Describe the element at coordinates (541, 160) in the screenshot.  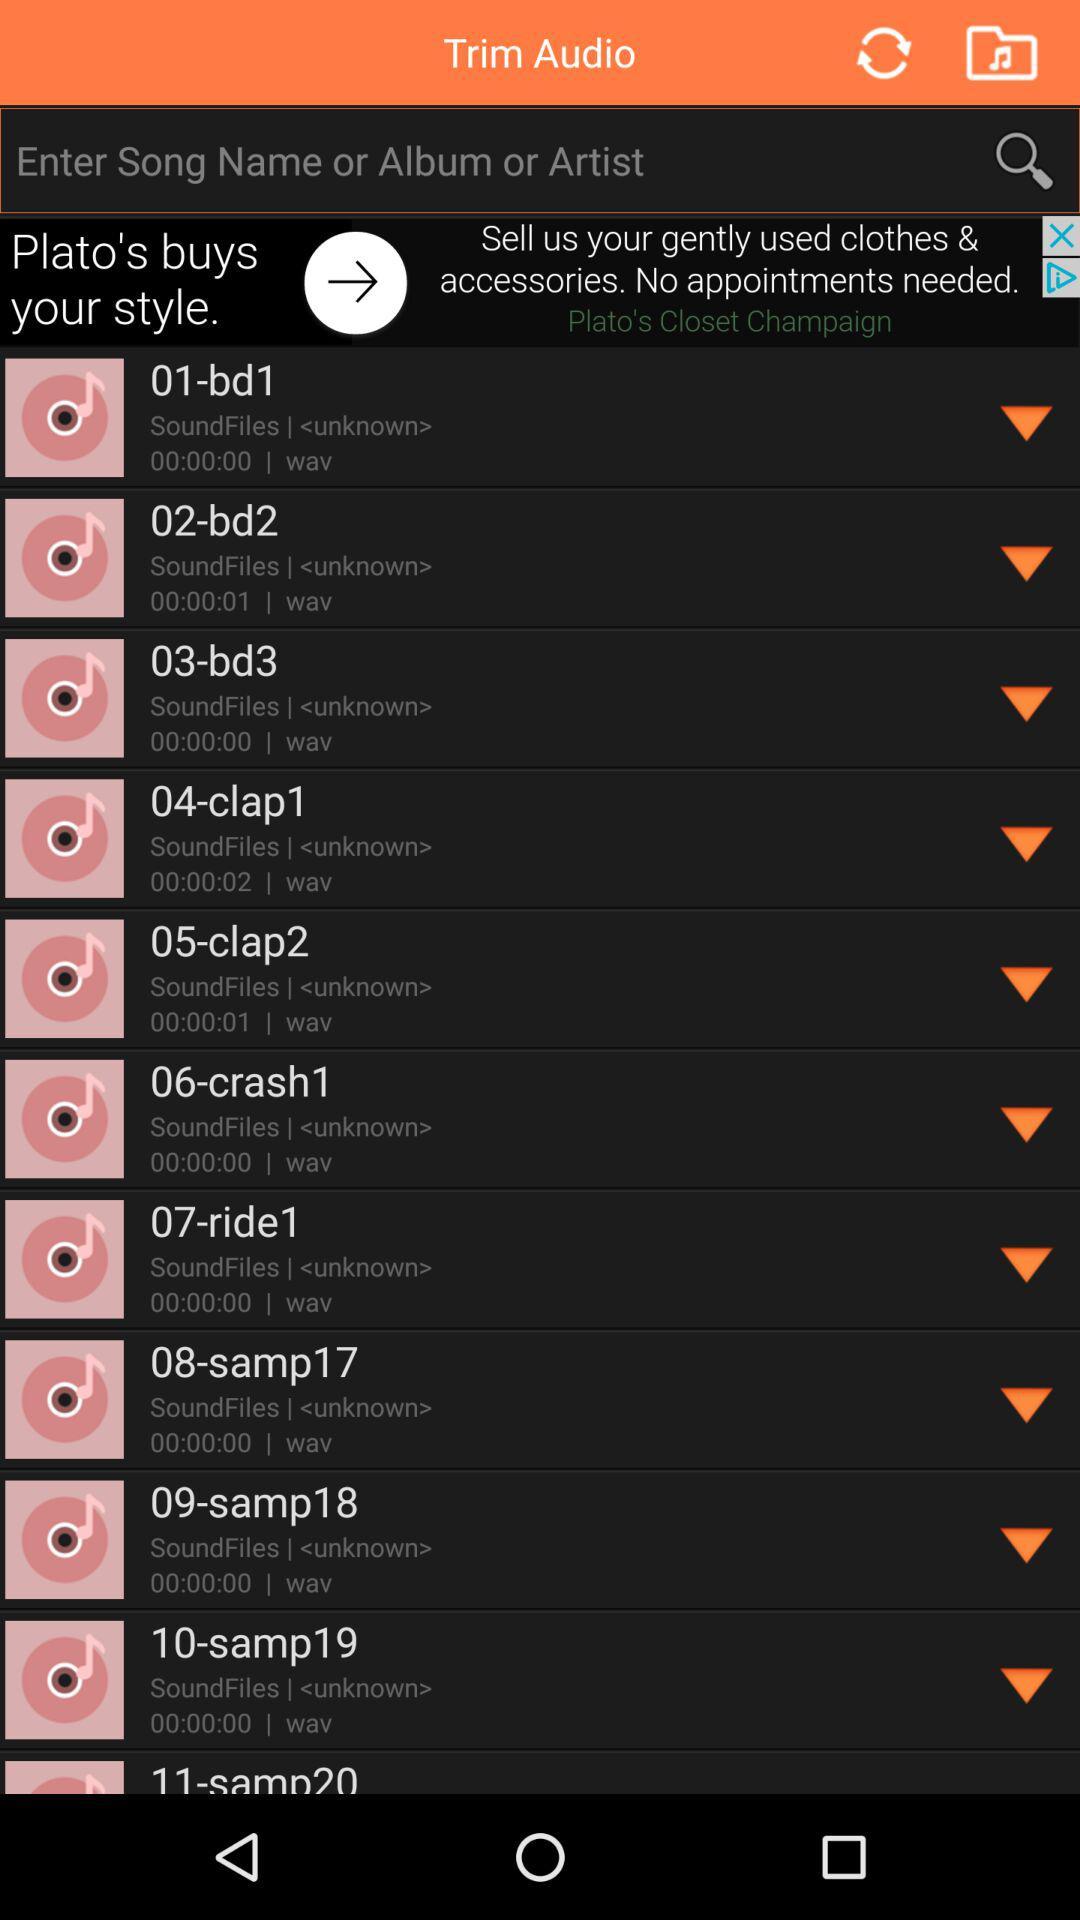
I see `search function` at that location.